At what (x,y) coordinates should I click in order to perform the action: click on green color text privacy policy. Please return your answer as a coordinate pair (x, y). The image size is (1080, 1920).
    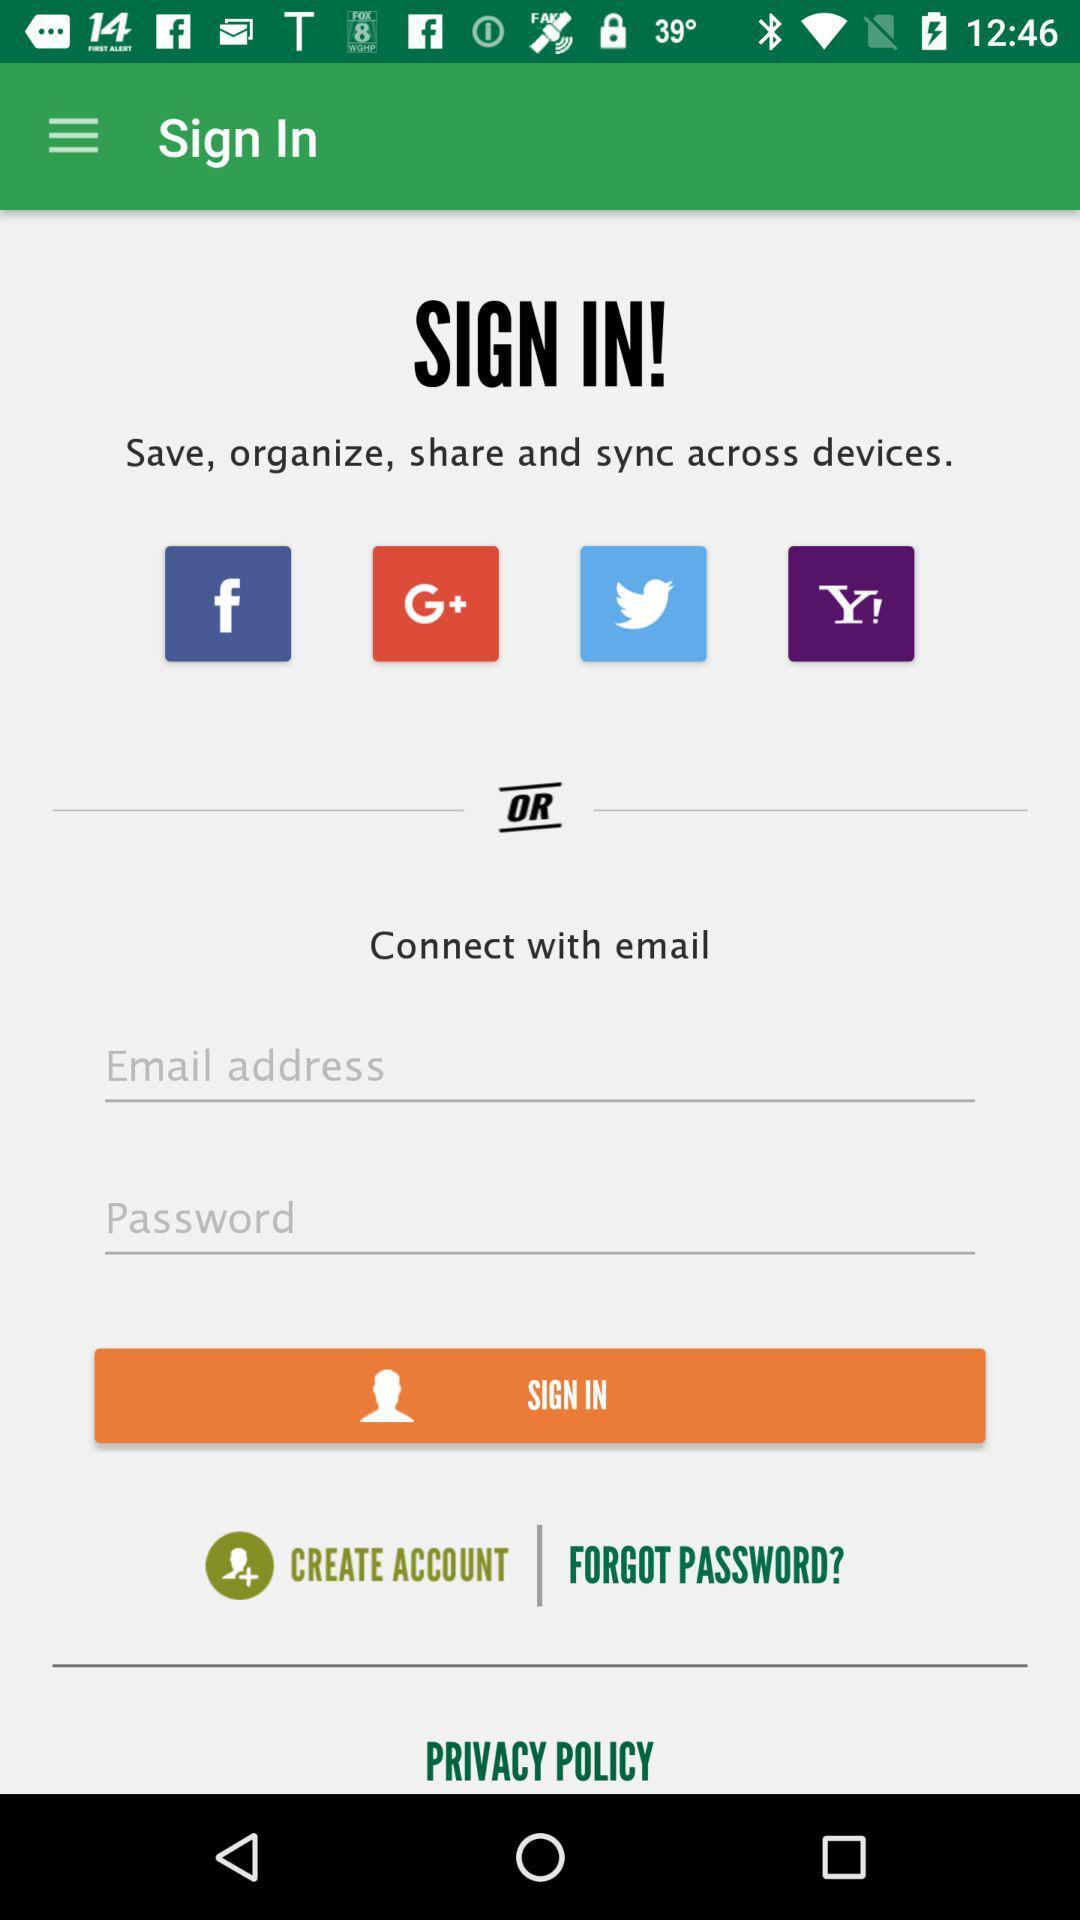
    Looking at the image, I should click on (538, 1755).